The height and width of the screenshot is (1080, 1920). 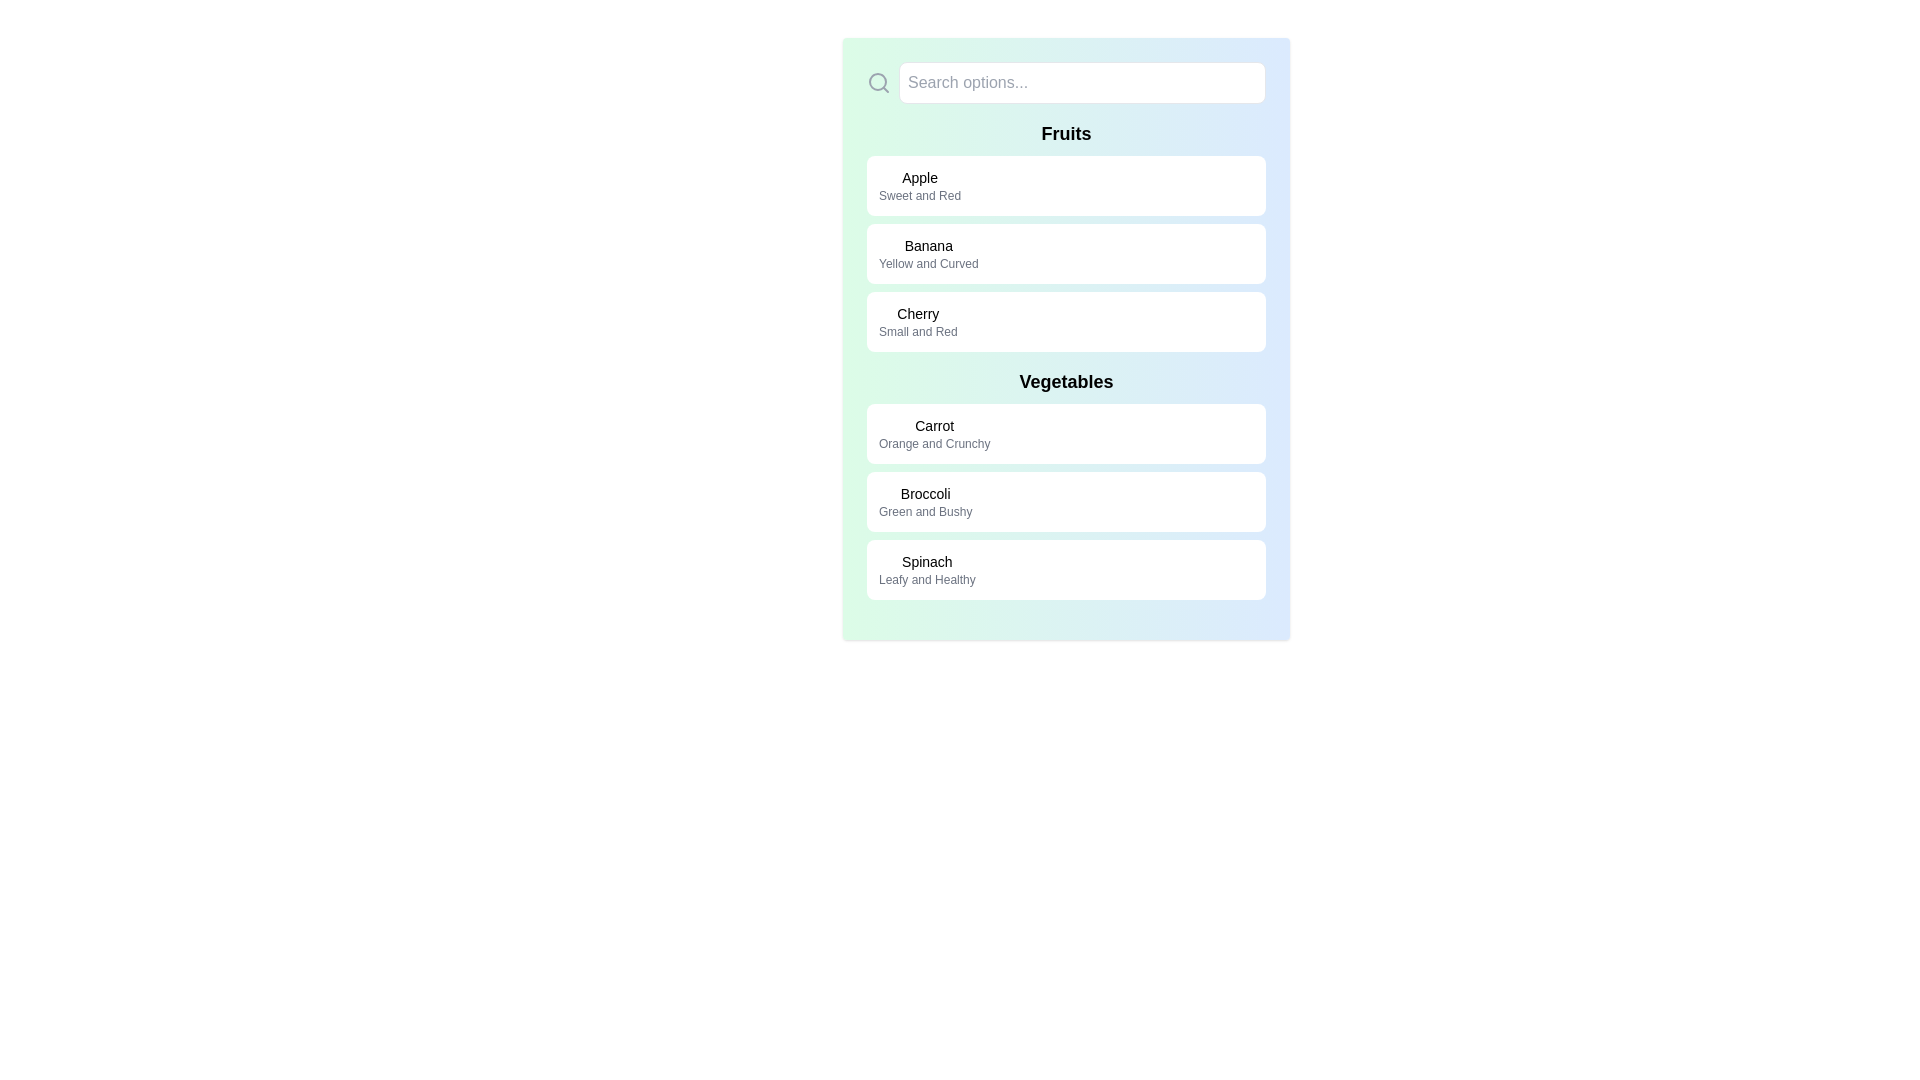 I want to click on to select the List item labeled 'Banana' with a white background and rounded corners, which is located between the 'Apple' and 'Cherry' containers in the 'Fruits' section, so click(x=1065, y=234).